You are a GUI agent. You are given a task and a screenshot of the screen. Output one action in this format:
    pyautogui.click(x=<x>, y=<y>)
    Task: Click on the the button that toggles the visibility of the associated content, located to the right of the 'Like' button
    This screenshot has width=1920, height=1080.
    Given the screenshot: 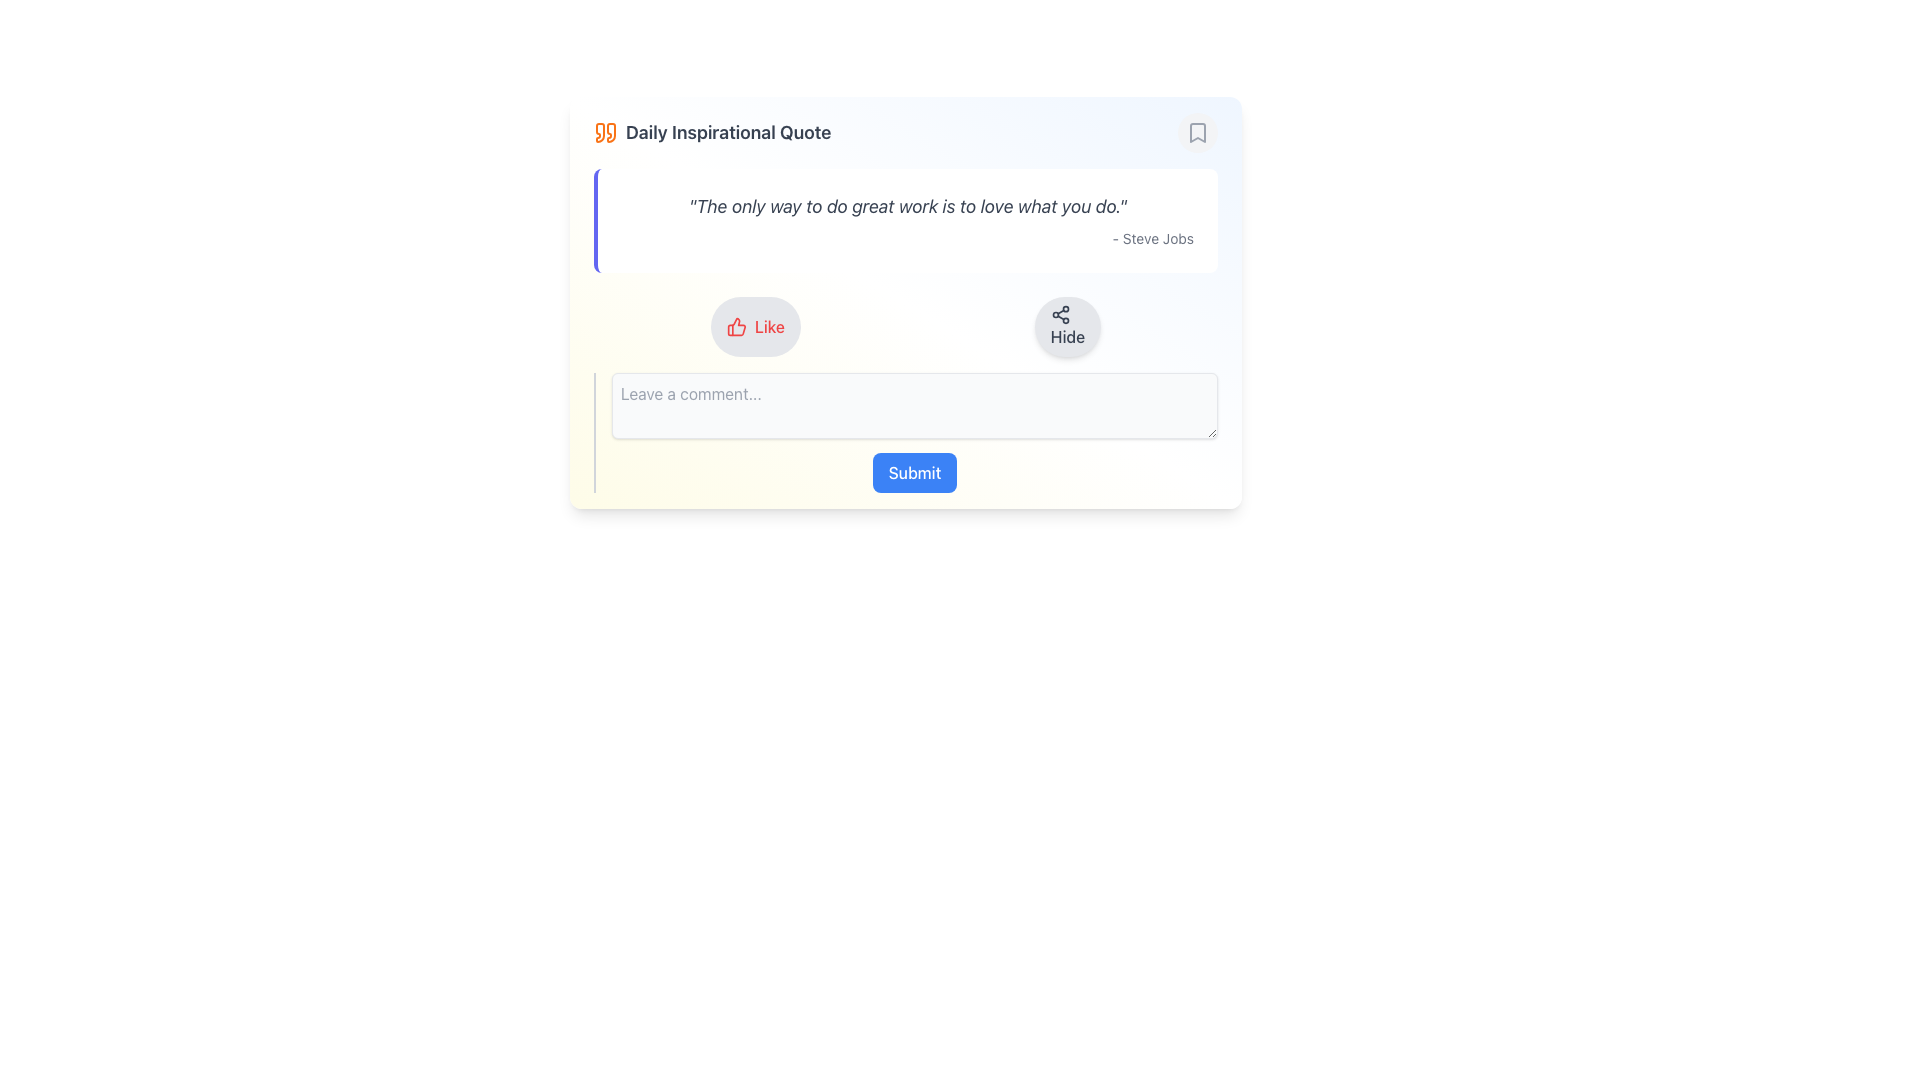 What is the action you would take?
    pyautogui.click(x=1066, y=326)
    